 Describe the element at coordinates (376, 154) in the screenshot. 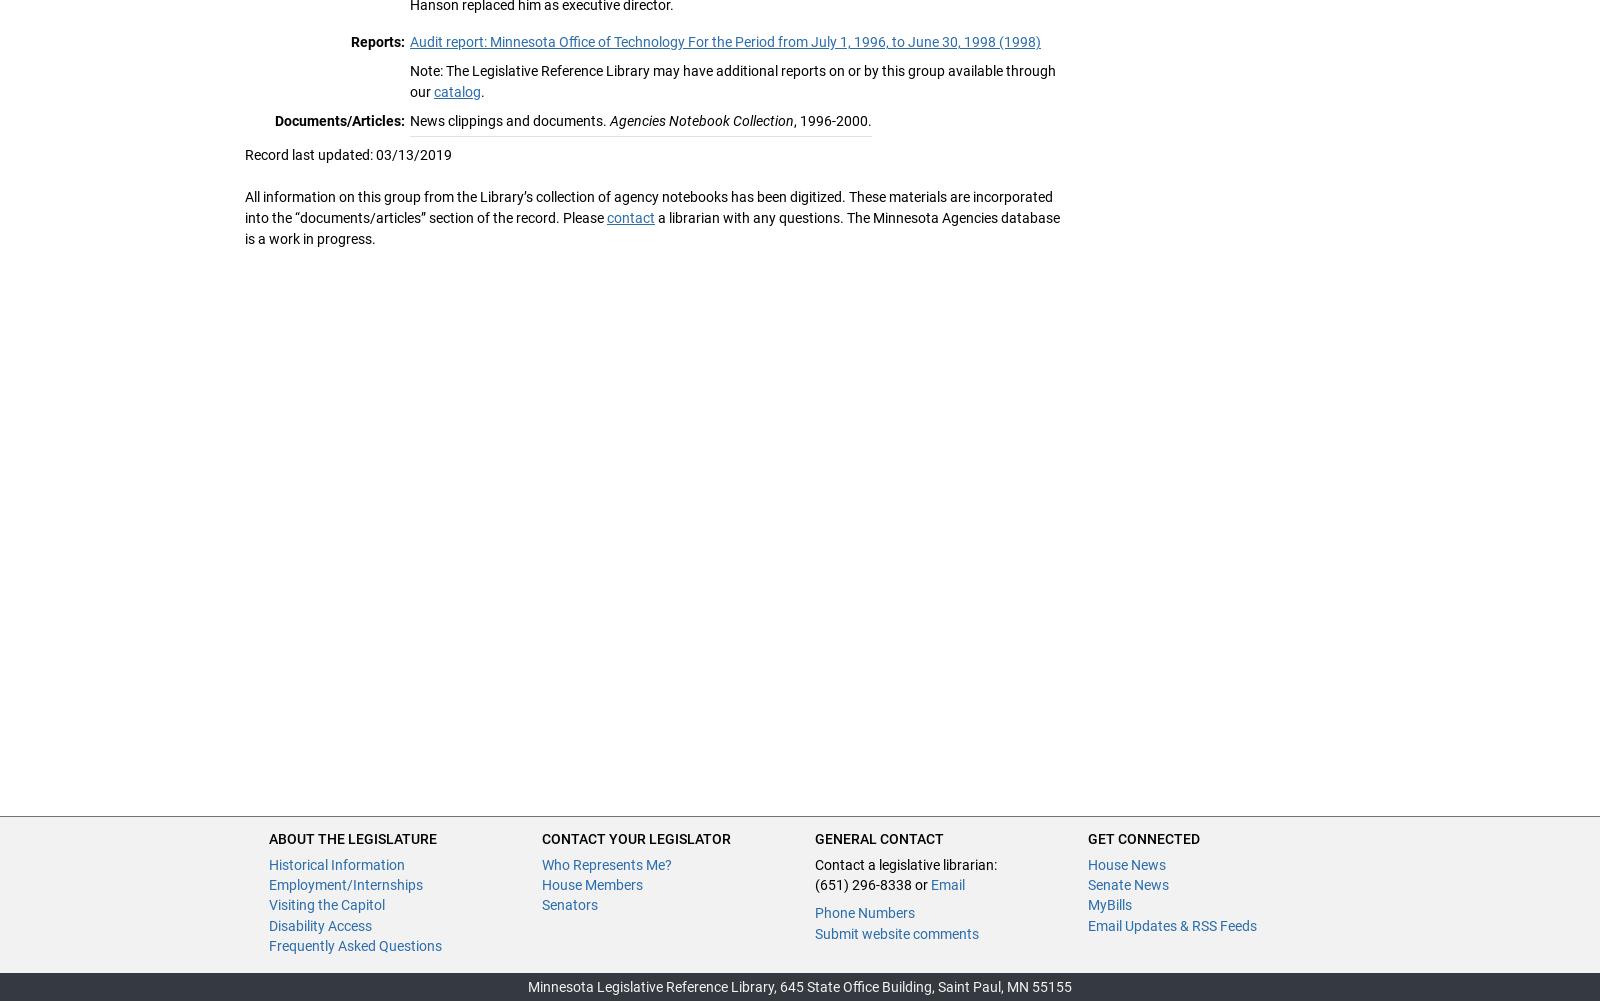

I see `'03/13/2019'` at that location.